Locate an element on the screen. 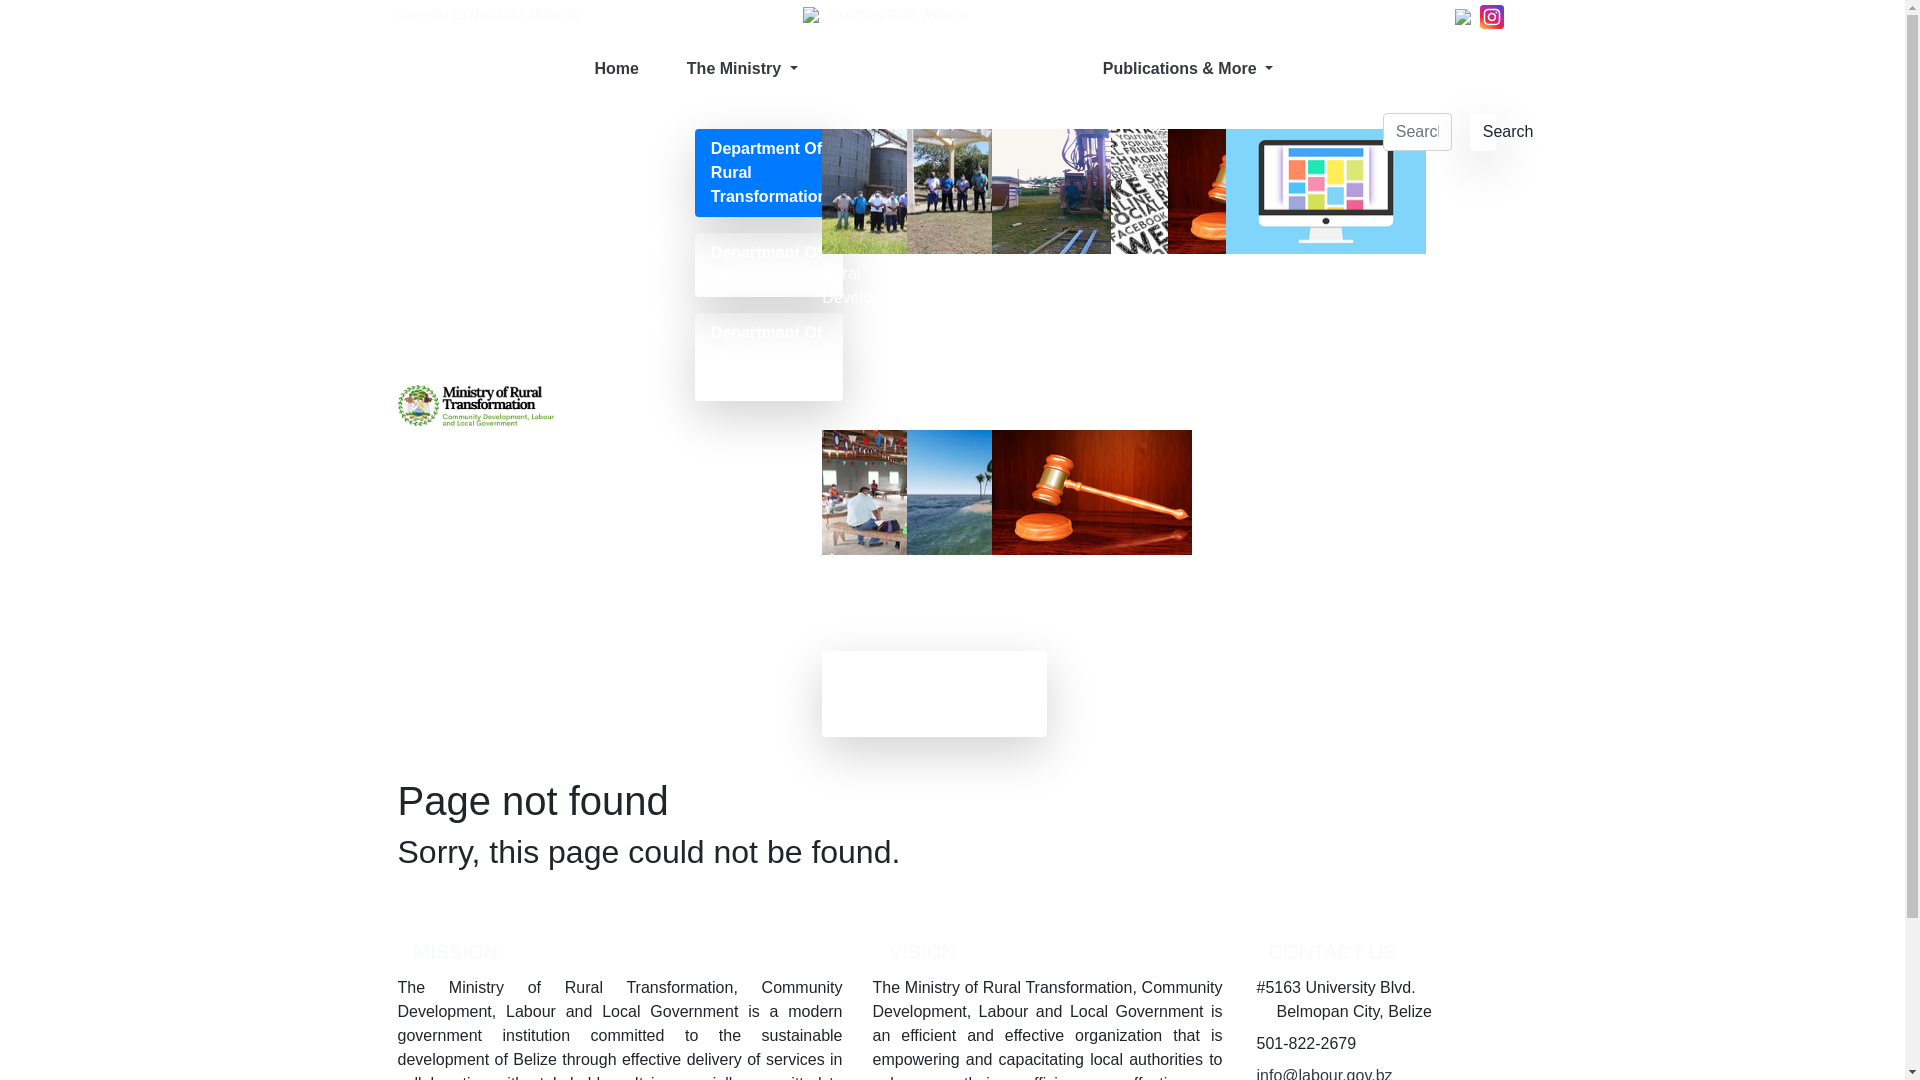 This screenshot has height=1080, width=1920. 'Search' is located at coordinates (1483, 131).